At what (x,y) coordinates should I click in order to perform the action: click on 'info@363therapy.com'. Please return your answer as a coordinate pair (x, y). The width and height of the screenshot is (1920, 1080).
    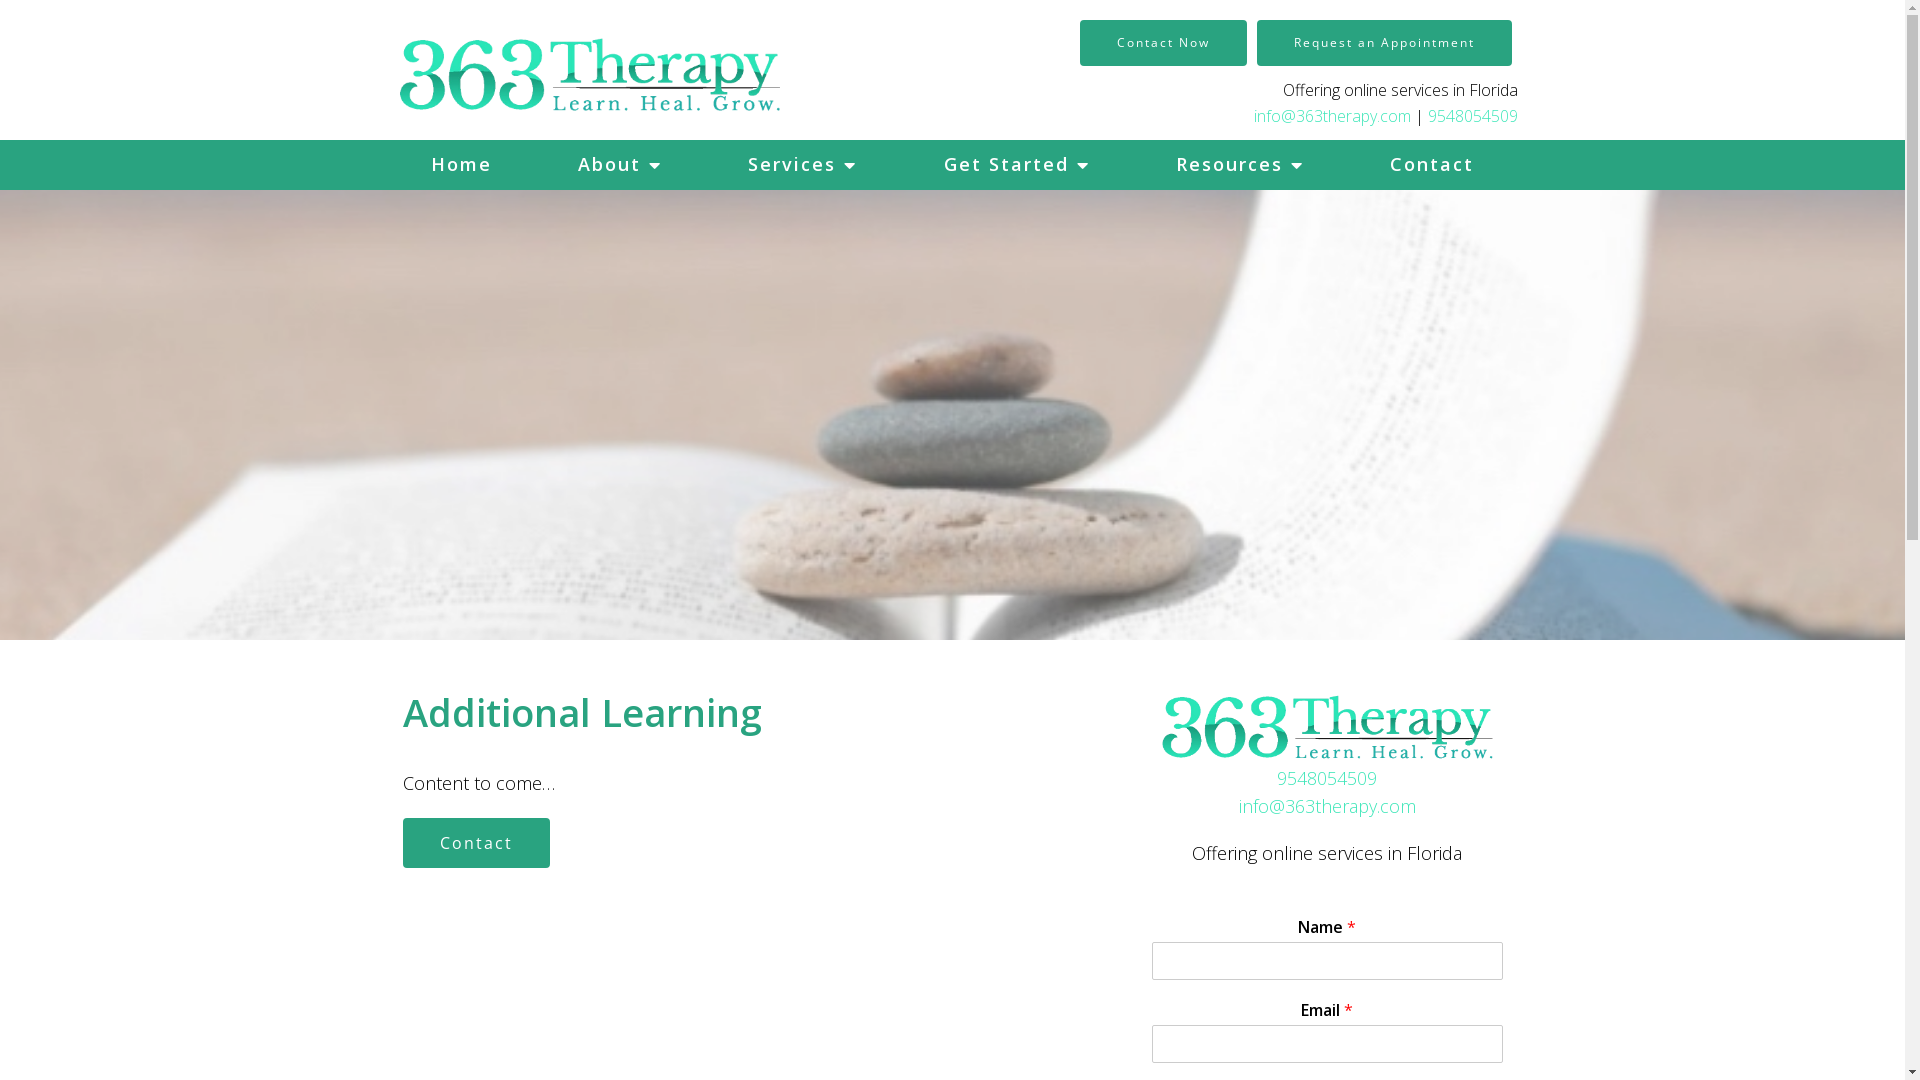
    Looking at the image, I should click on (1332, 115).